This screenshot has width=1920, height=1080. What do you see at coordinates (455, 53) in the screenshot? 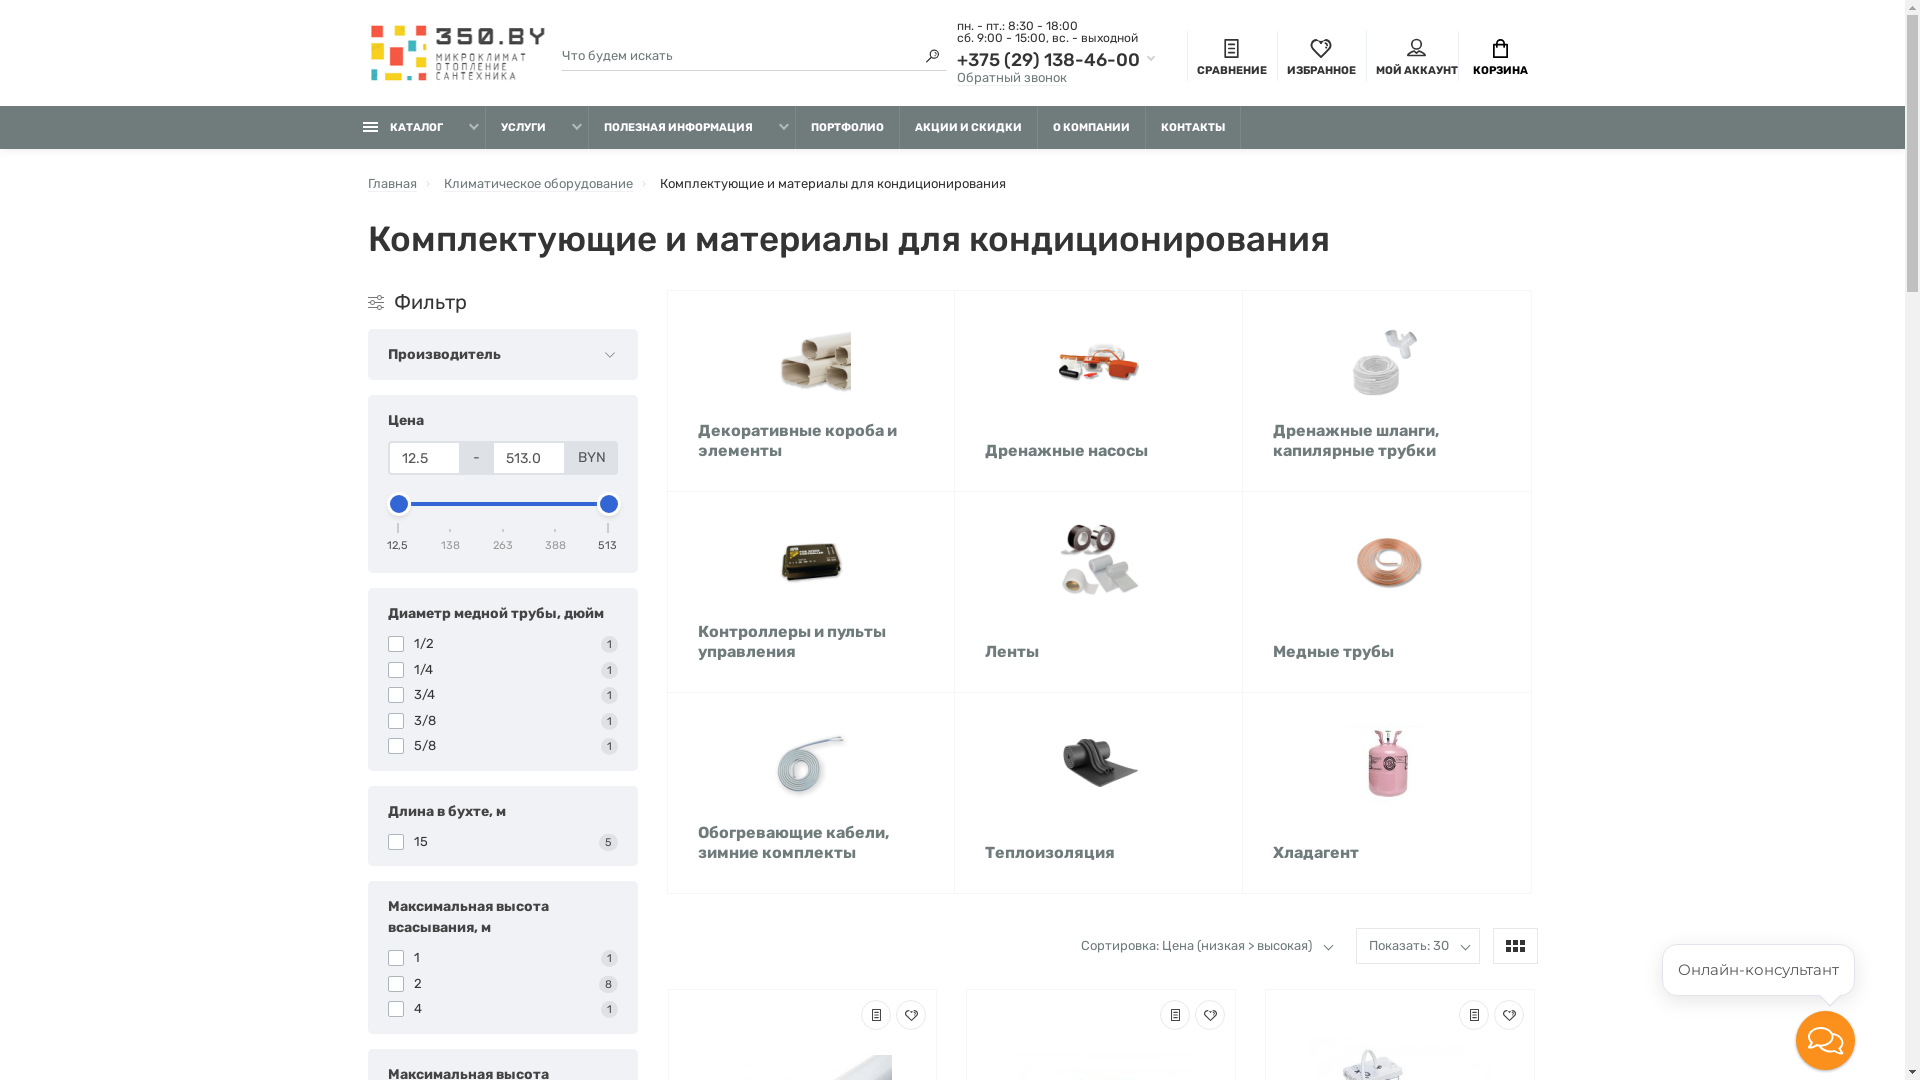
I see `'350.by'` at bounding box center [455, 53].